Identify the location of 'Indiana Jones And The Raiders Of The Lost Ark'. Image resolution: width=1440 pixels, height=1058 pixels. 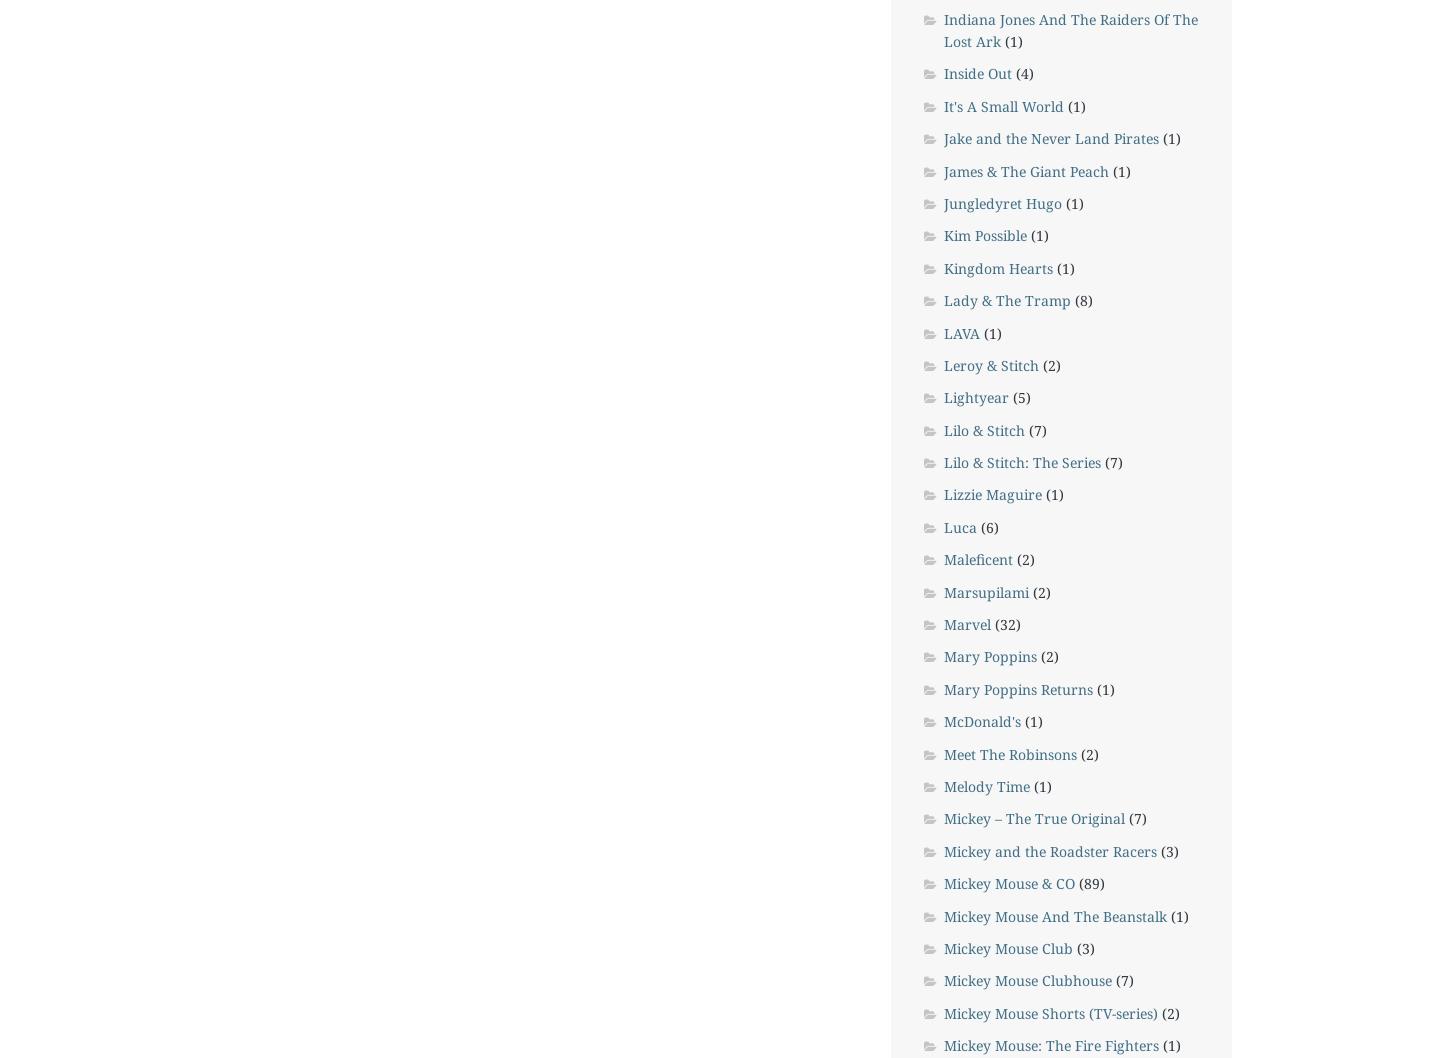
(1070, 29).